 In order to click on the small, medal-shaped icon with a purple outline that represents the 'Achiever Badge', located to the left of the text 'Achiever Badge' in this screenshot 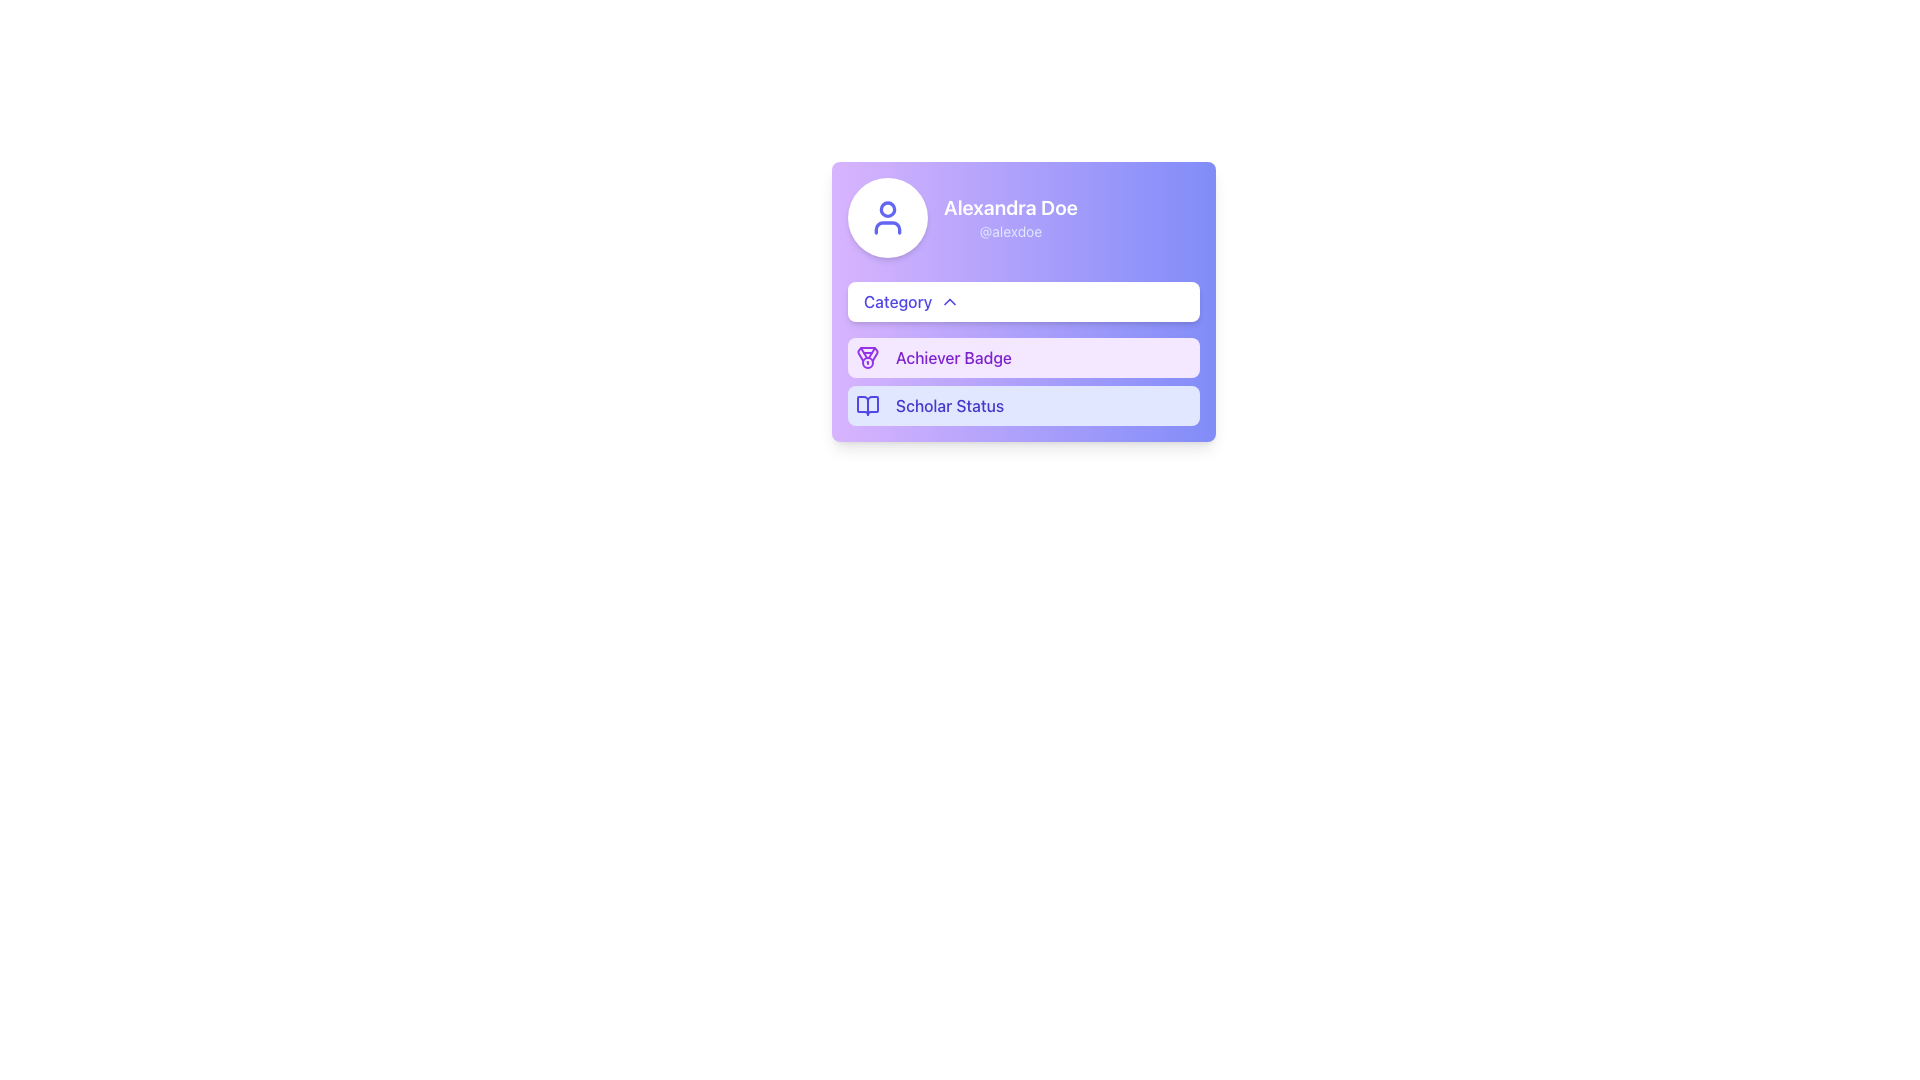, I will do `click(868, 357)`.